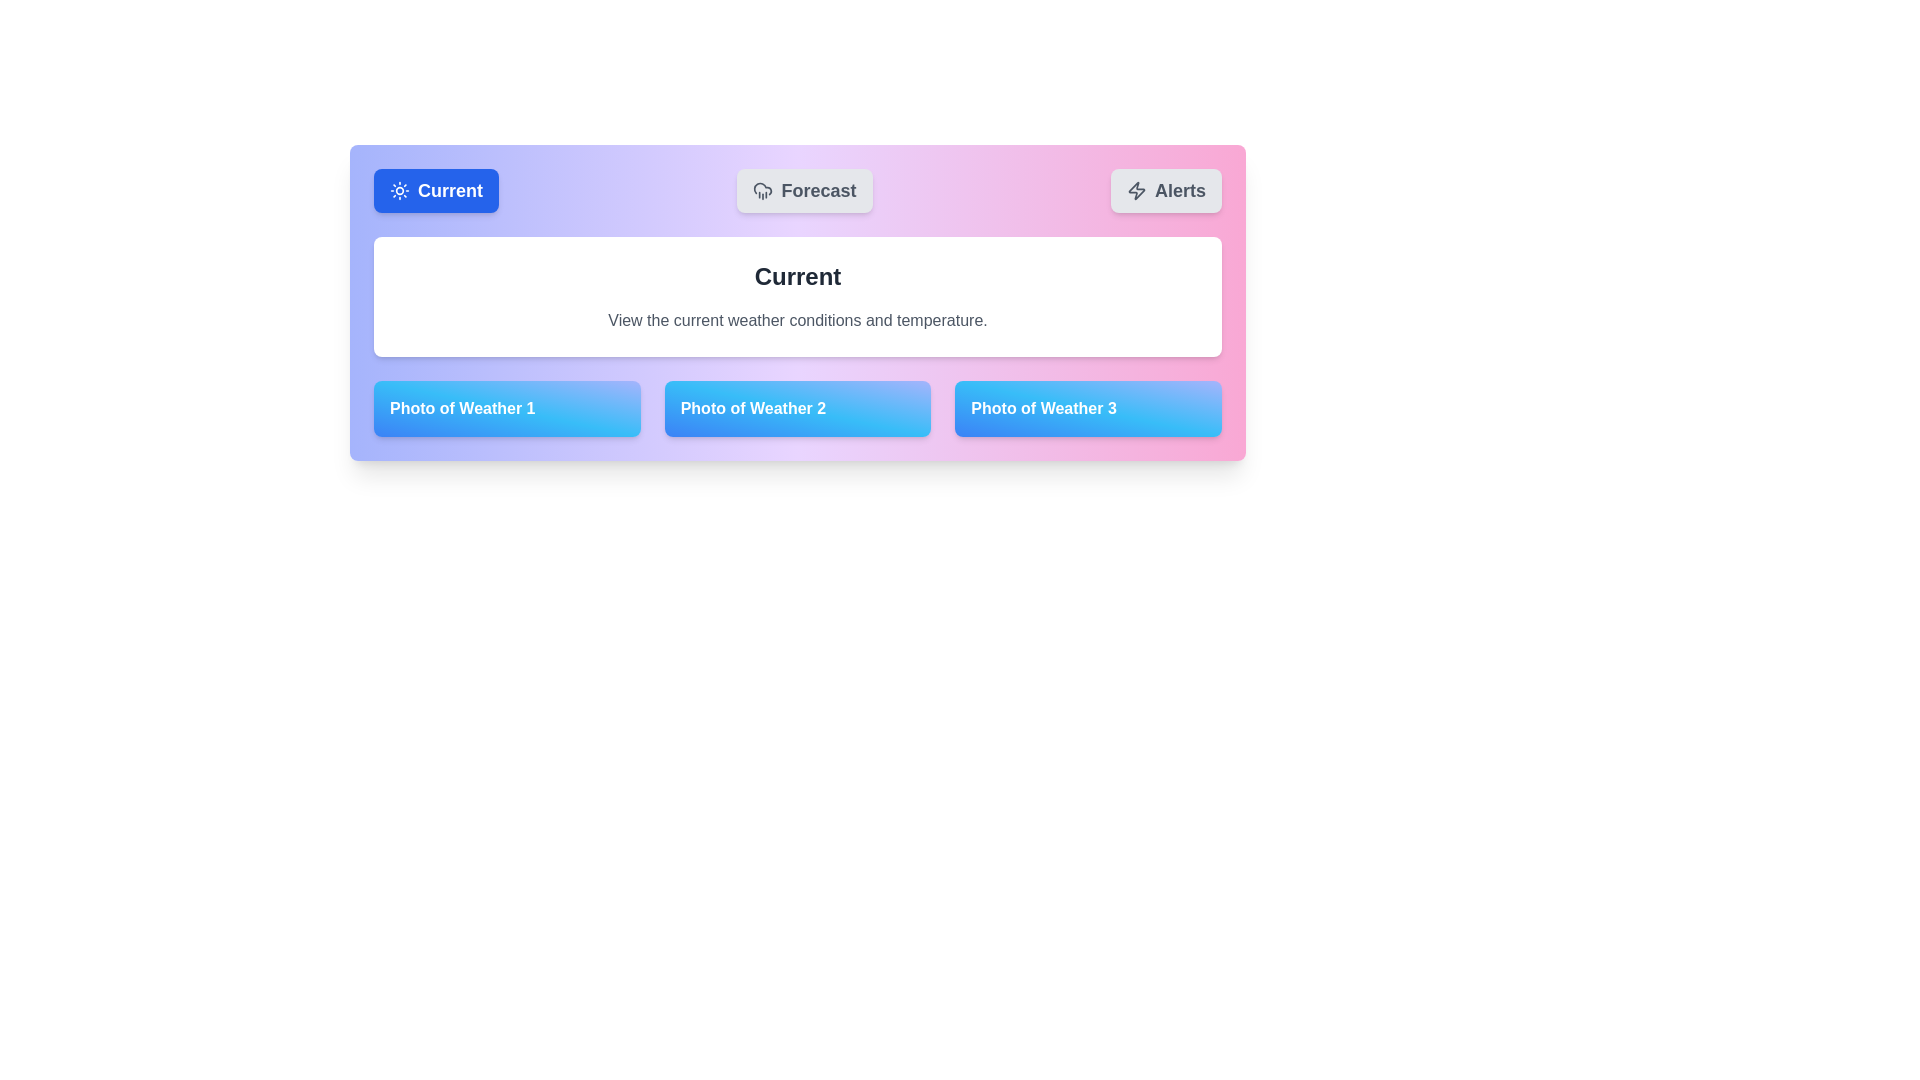 The image size is (1920, 1080). What do you see at coordinates (1137, 191) in the screenshot?
I see `the 'Alerts' icon located in the top right corner of the interface, which indicates critical or urgent information to the user` at bounding box center [1137, 191].